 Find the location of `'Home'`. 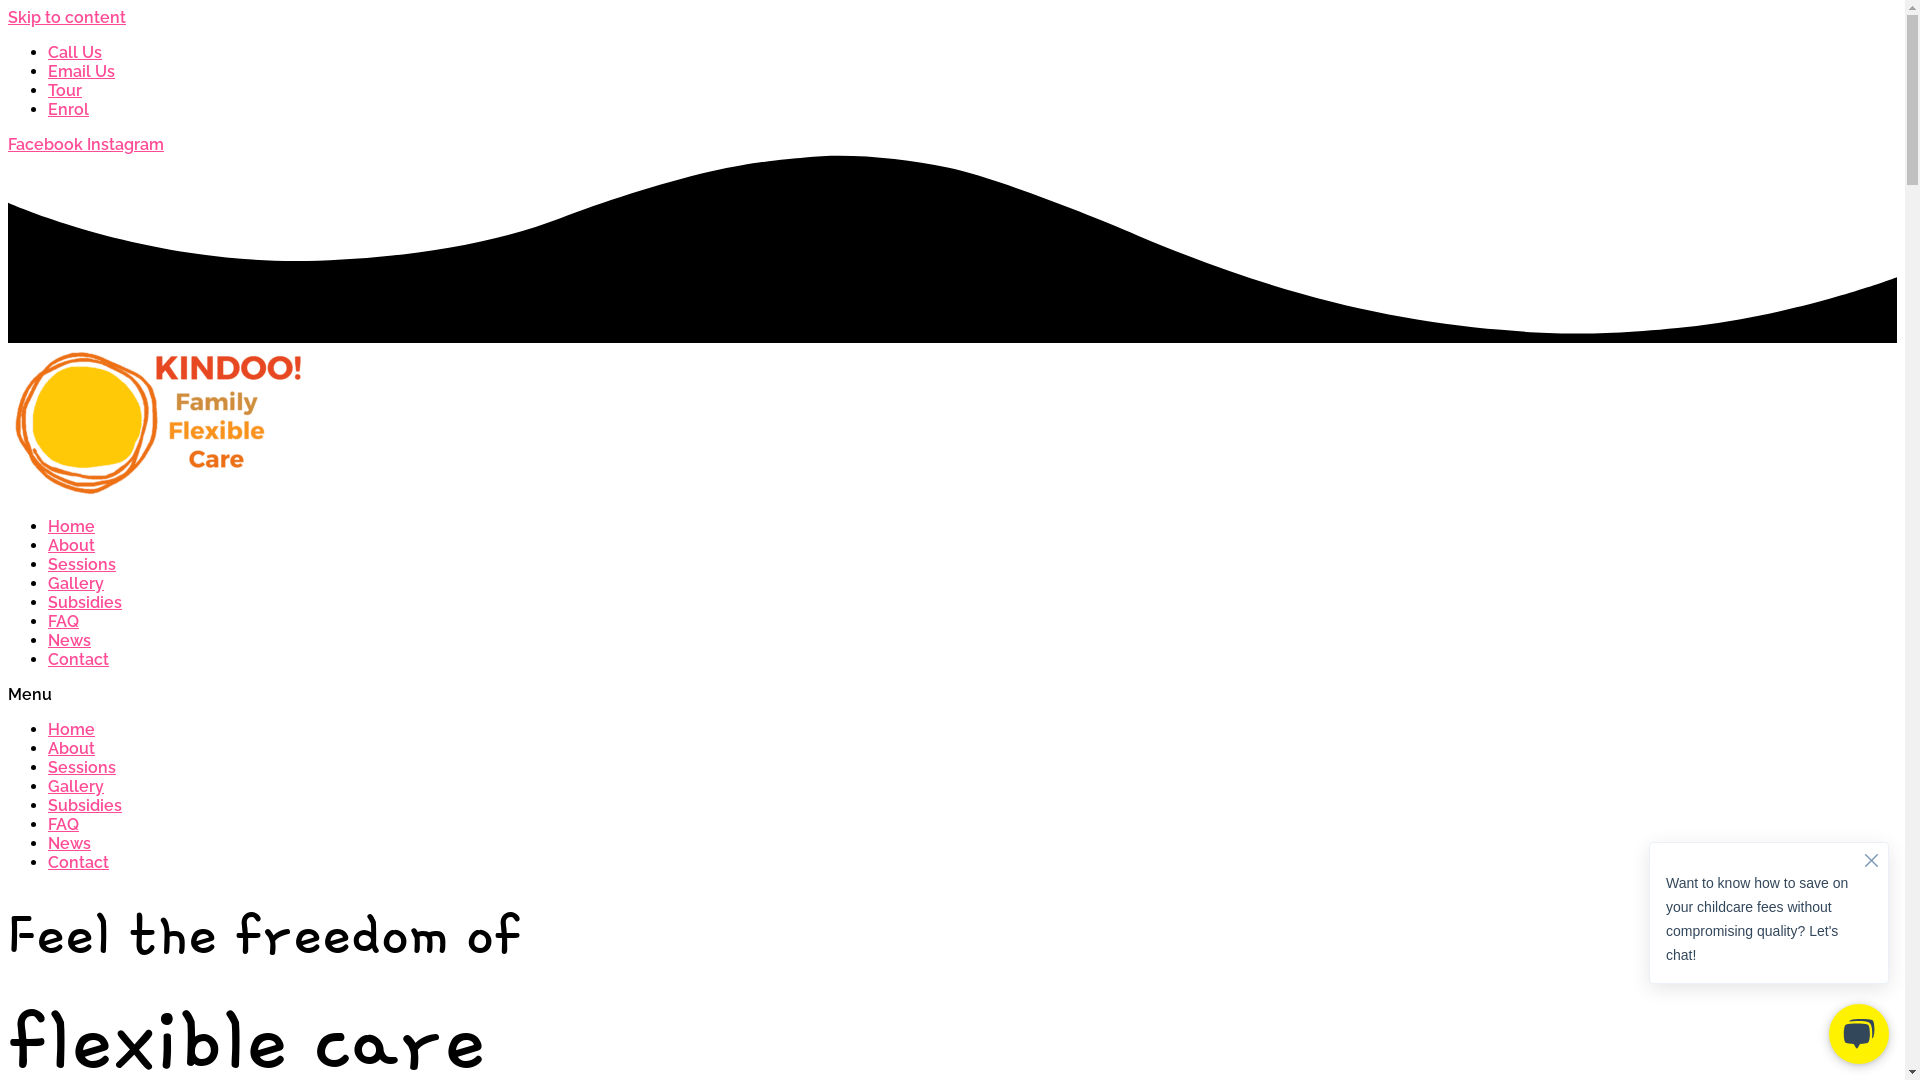

'Home' is located at coordinates (71, 525).